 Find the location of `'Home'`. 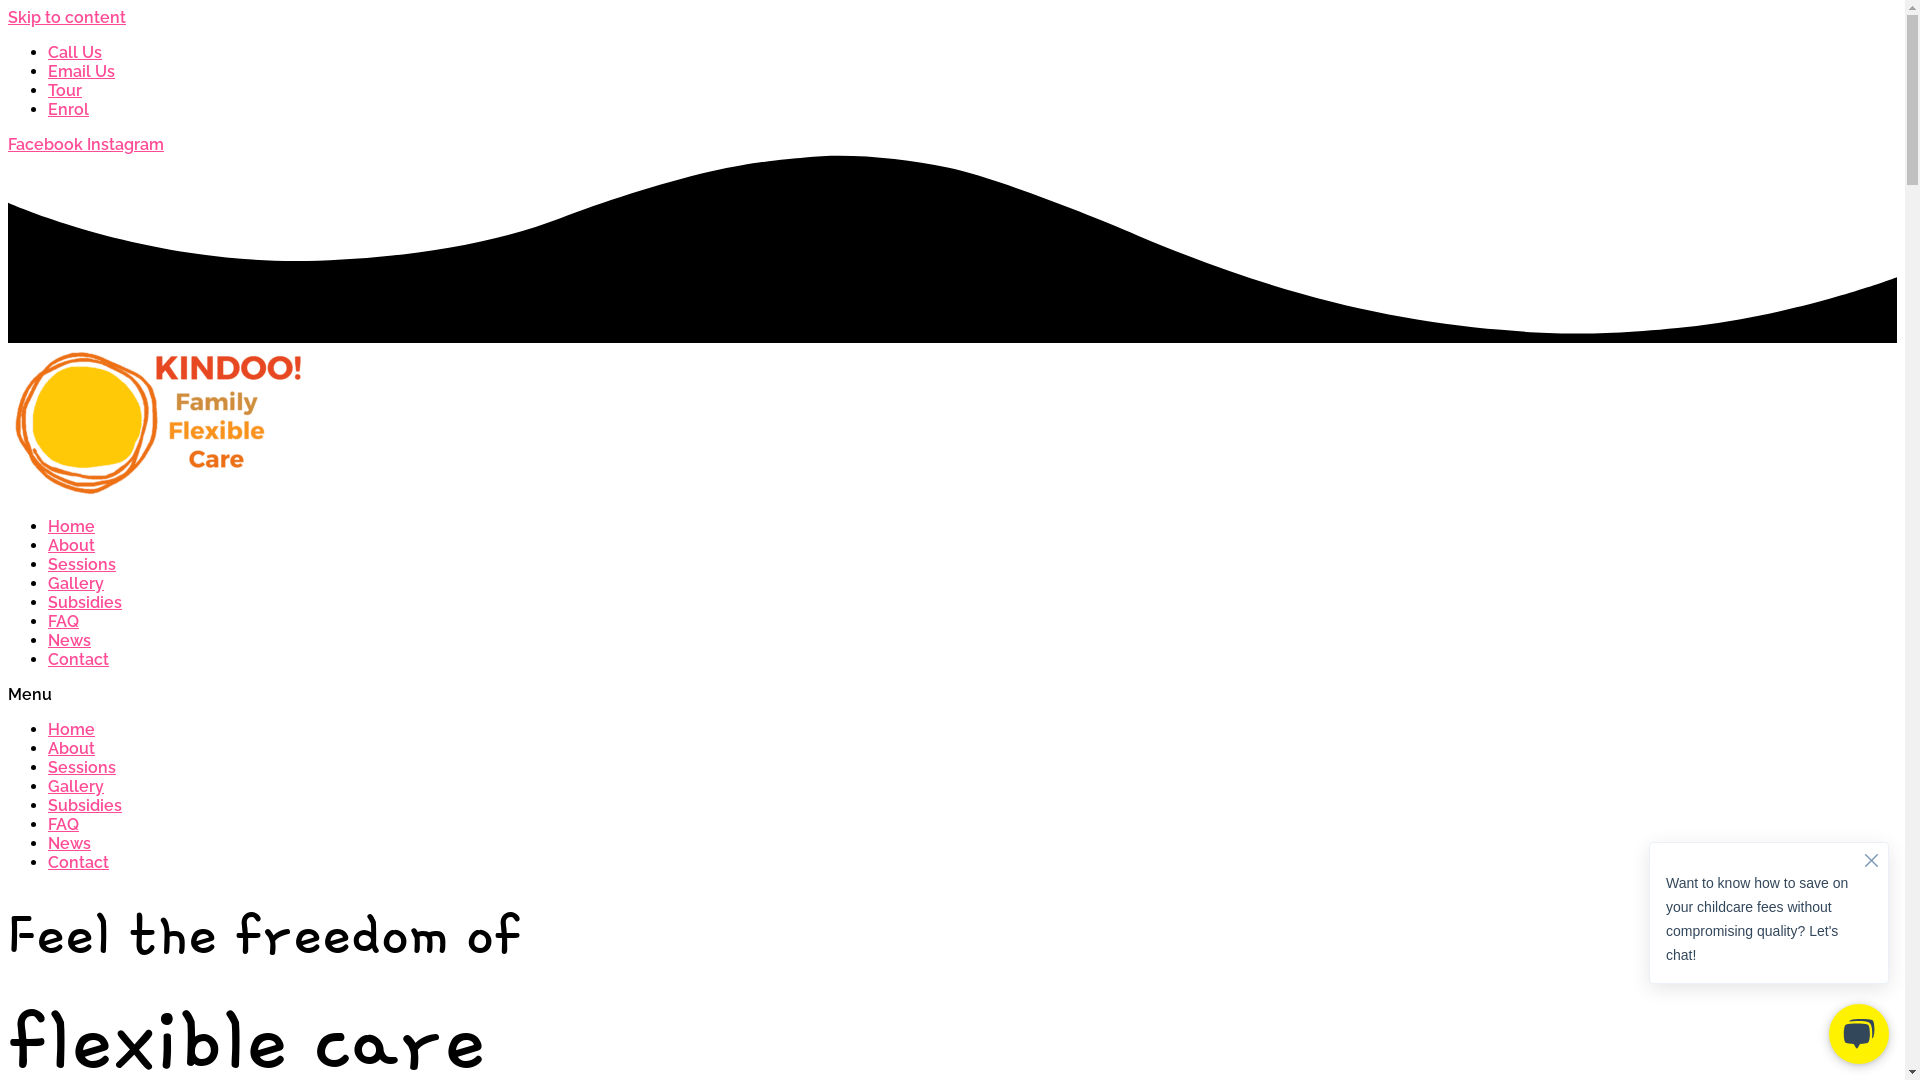

'Home' is located at coordinates (71, 525).